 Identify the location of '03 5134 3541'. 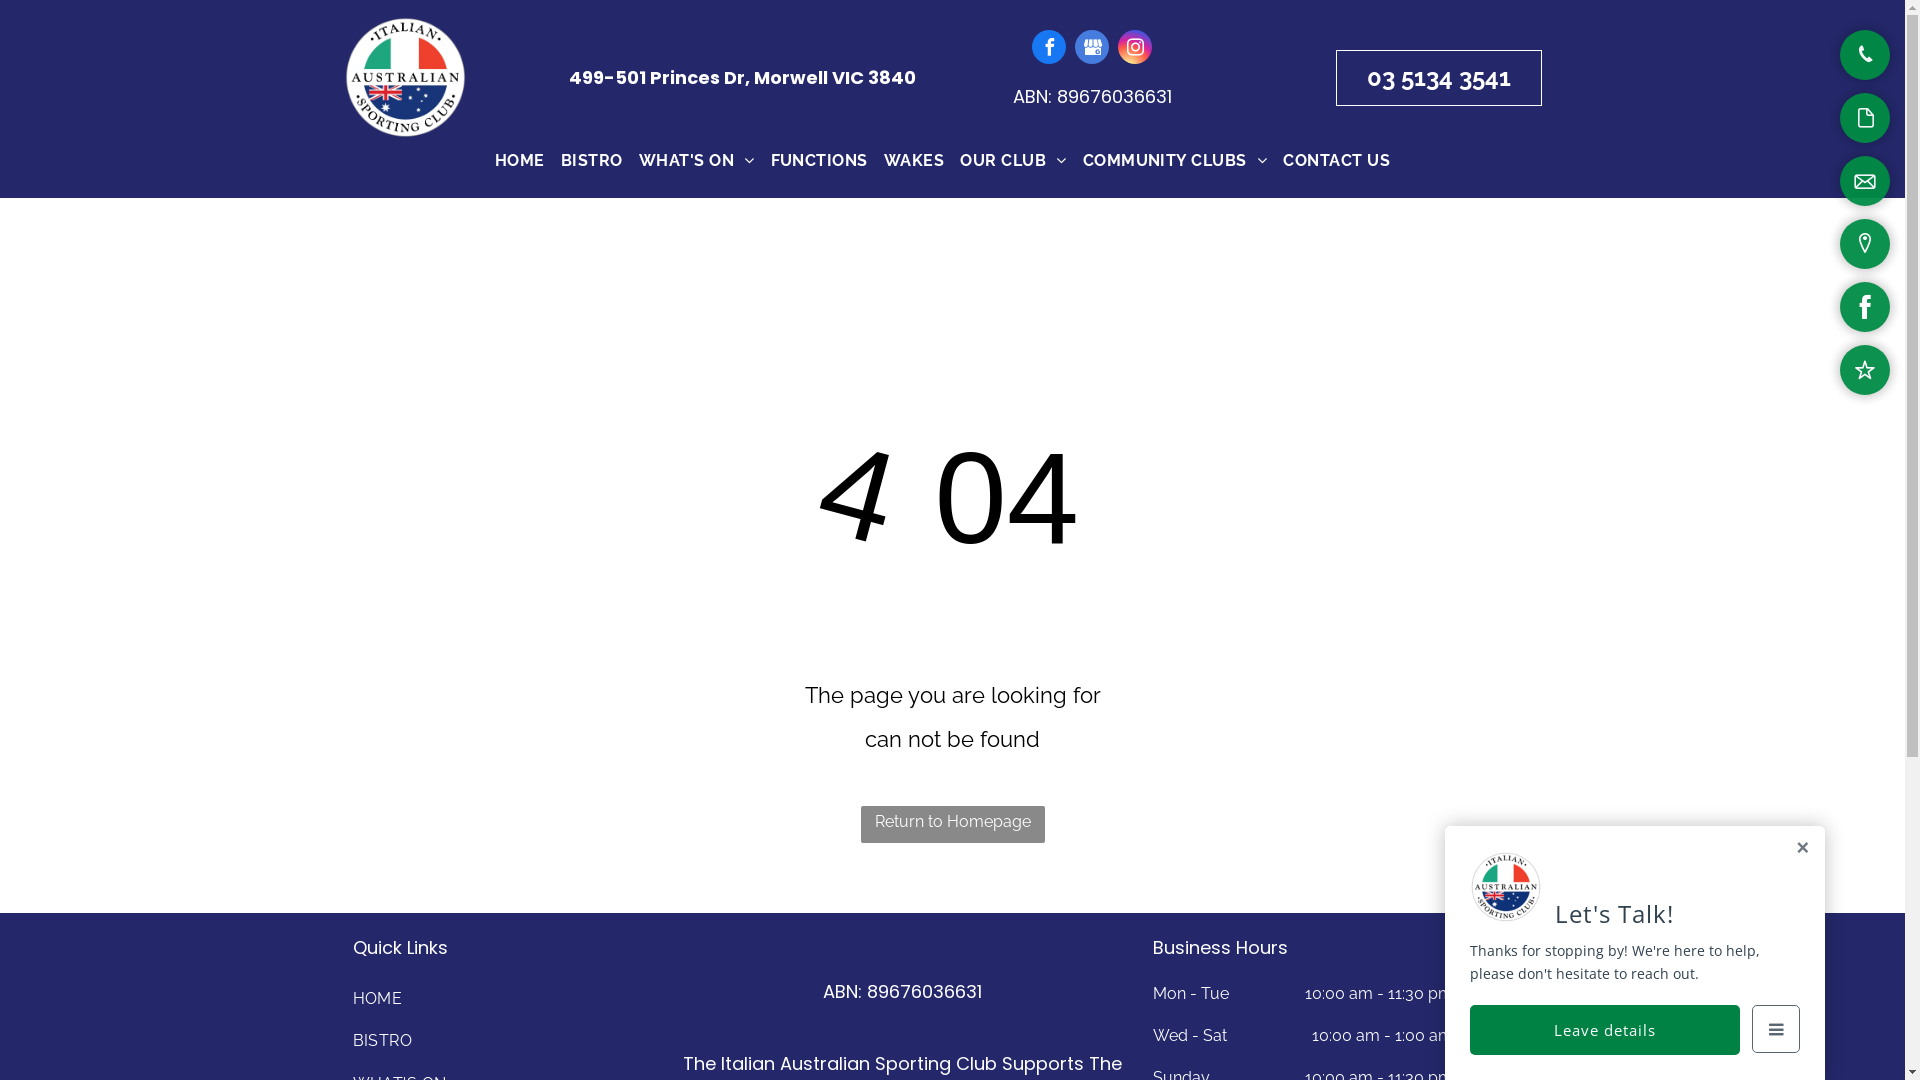
(1438, 76).